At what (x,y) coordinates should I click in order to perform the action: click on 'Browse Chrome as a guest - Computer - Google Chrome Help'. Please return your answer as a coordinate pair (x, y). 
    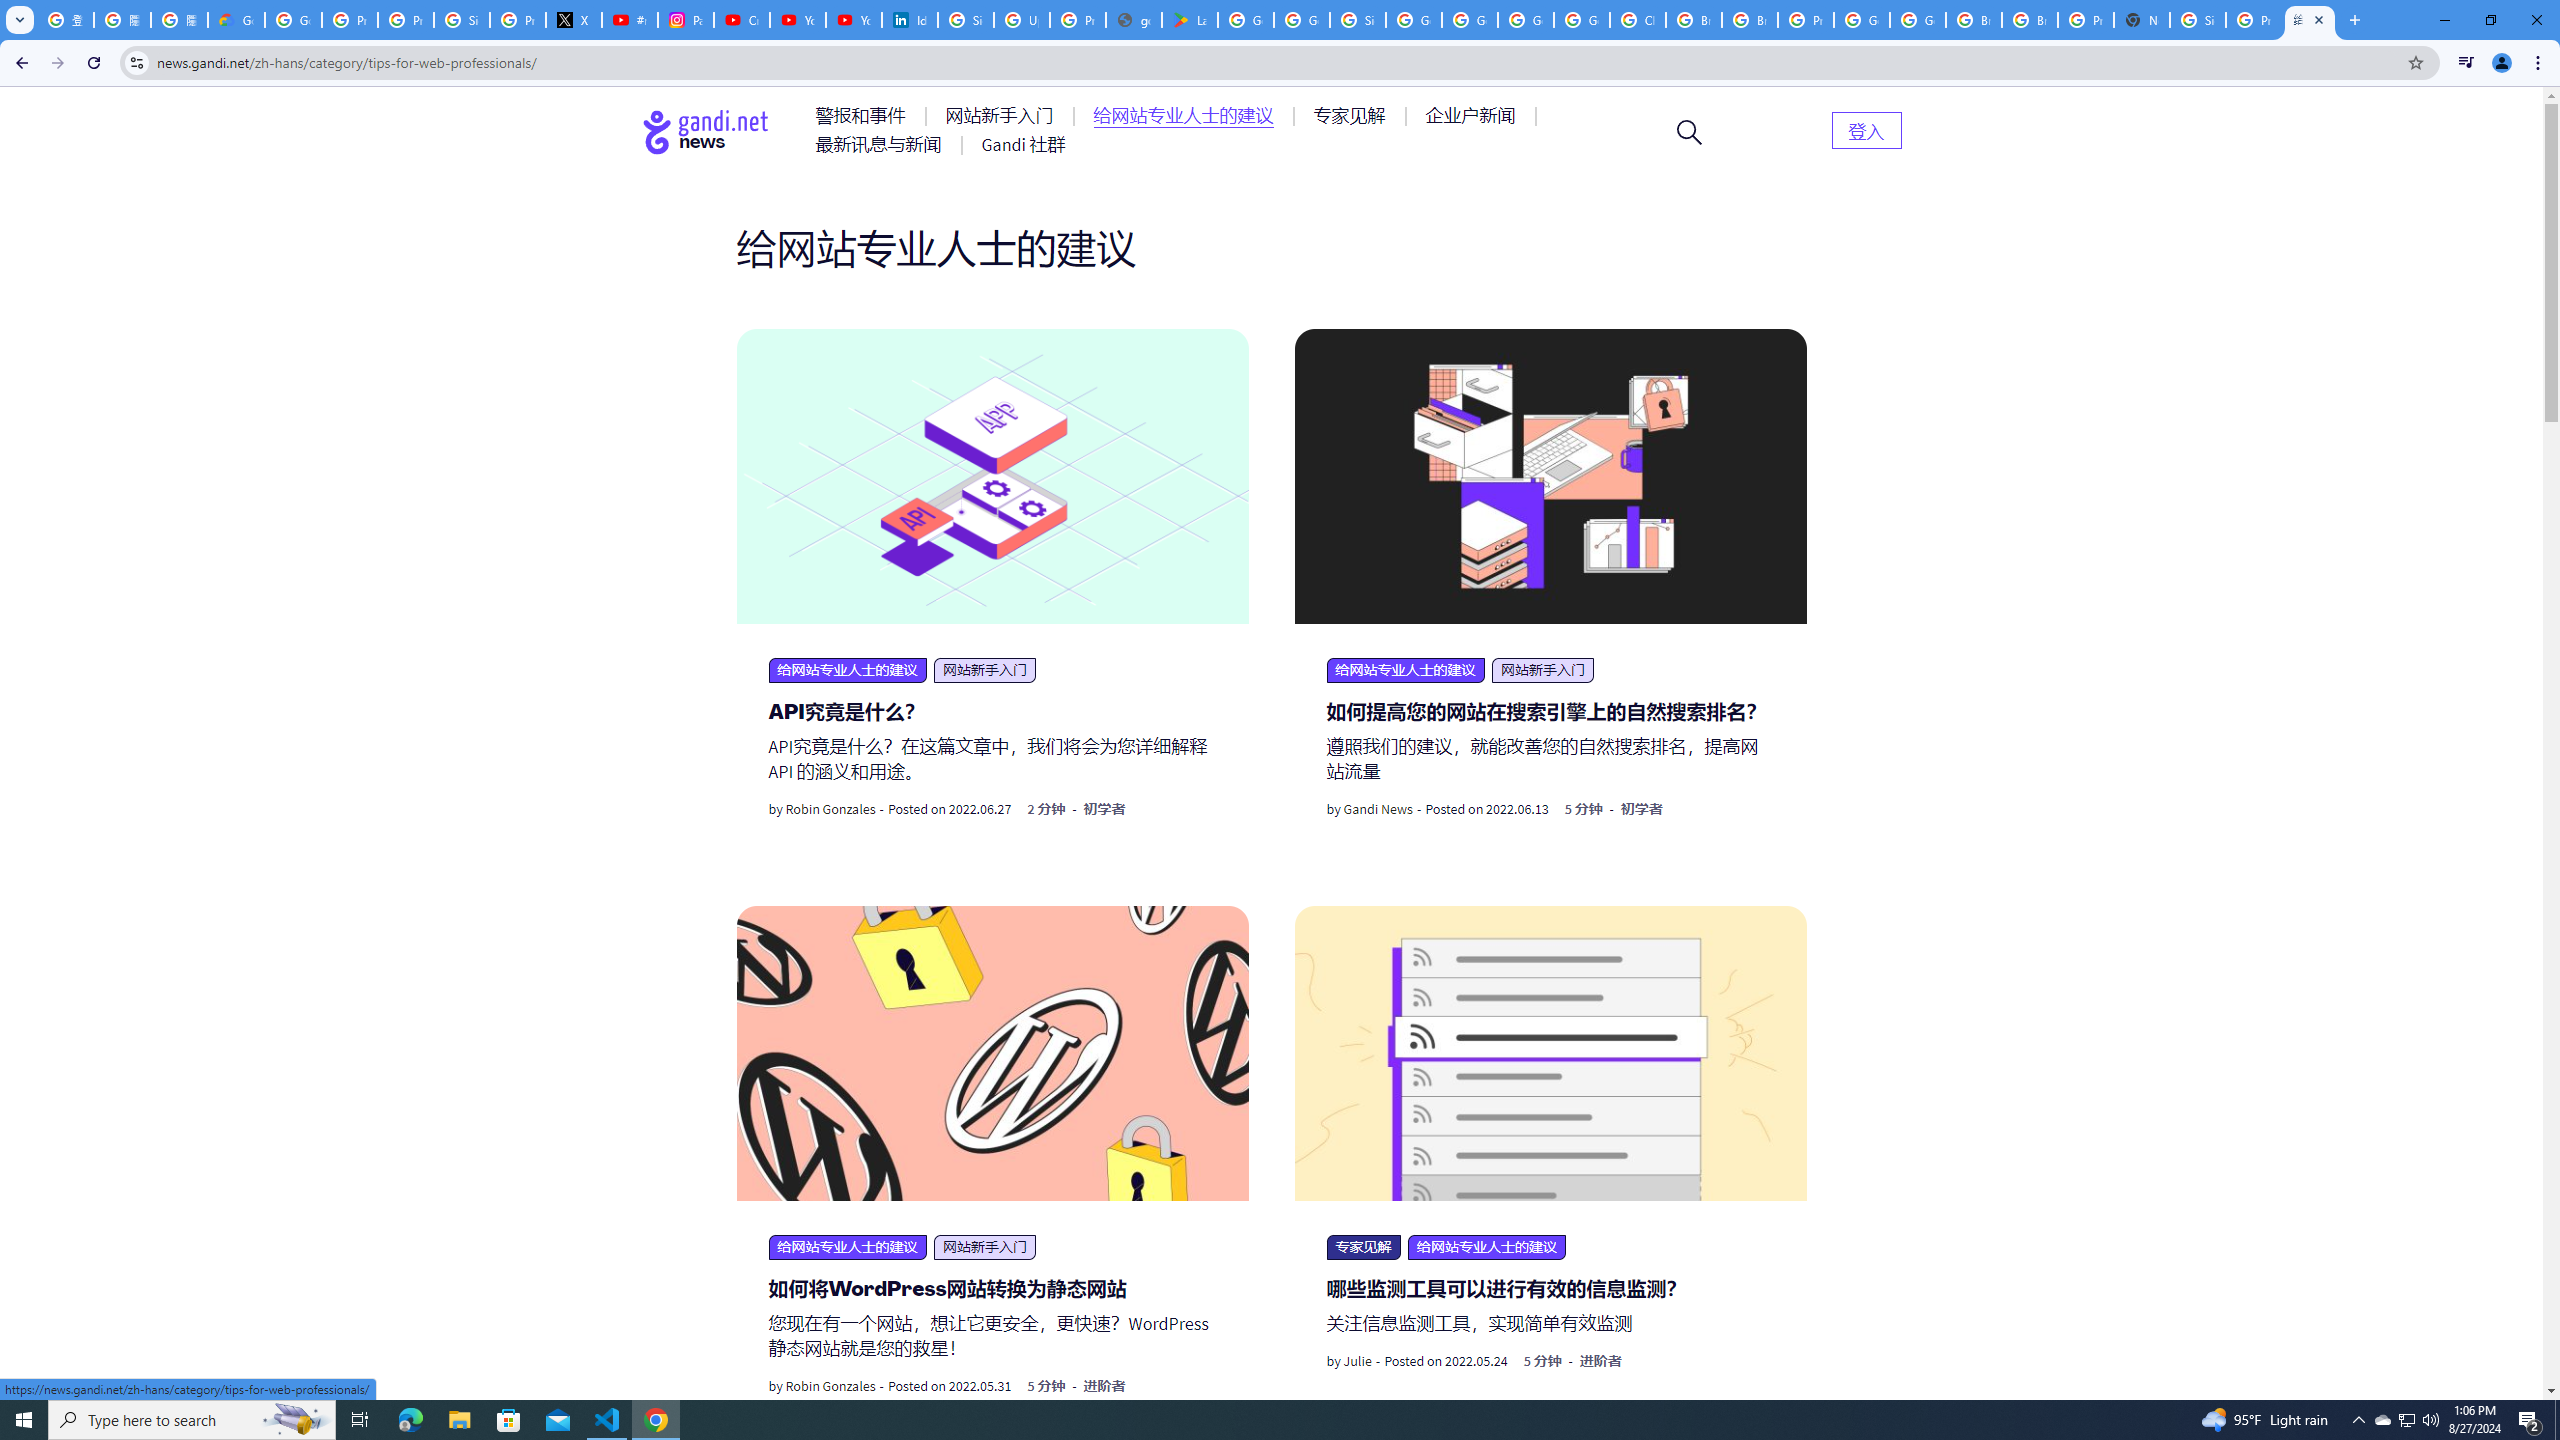
    Looking at the image, I should click on (1974, 19).